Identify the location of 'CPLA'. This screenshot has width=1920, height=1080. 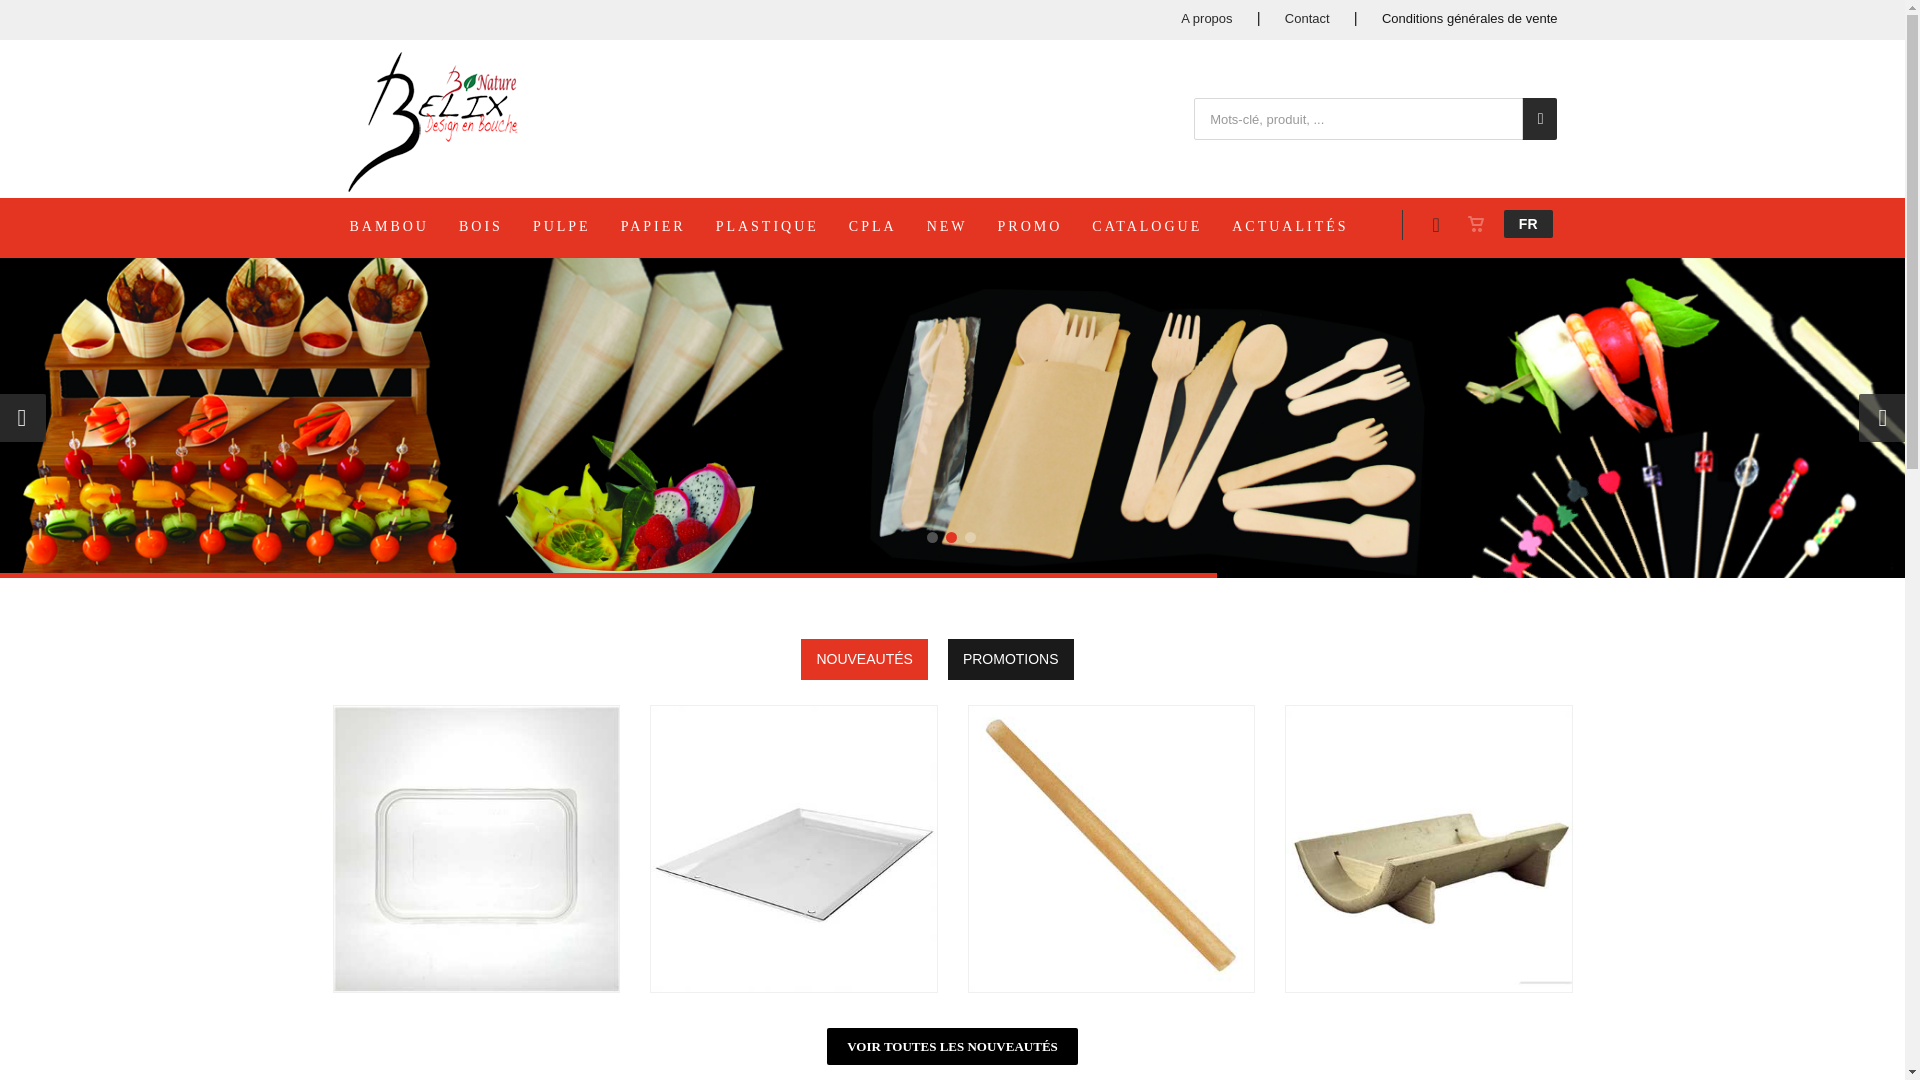
(885, 225).